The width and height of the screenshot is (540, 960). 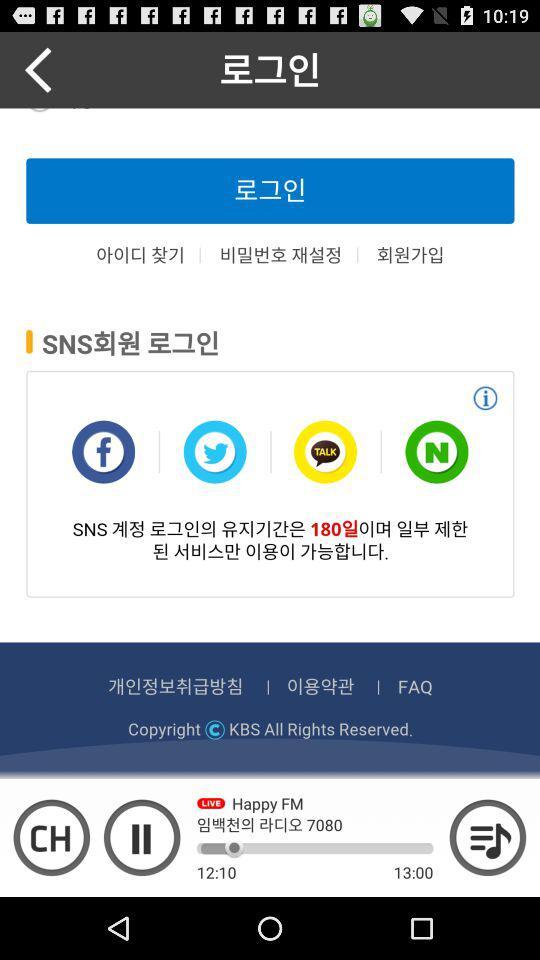 What do you see at coordinates (487, 895) in the screenshot?
I see `the playlist icon` at bounding box center [487, 895].